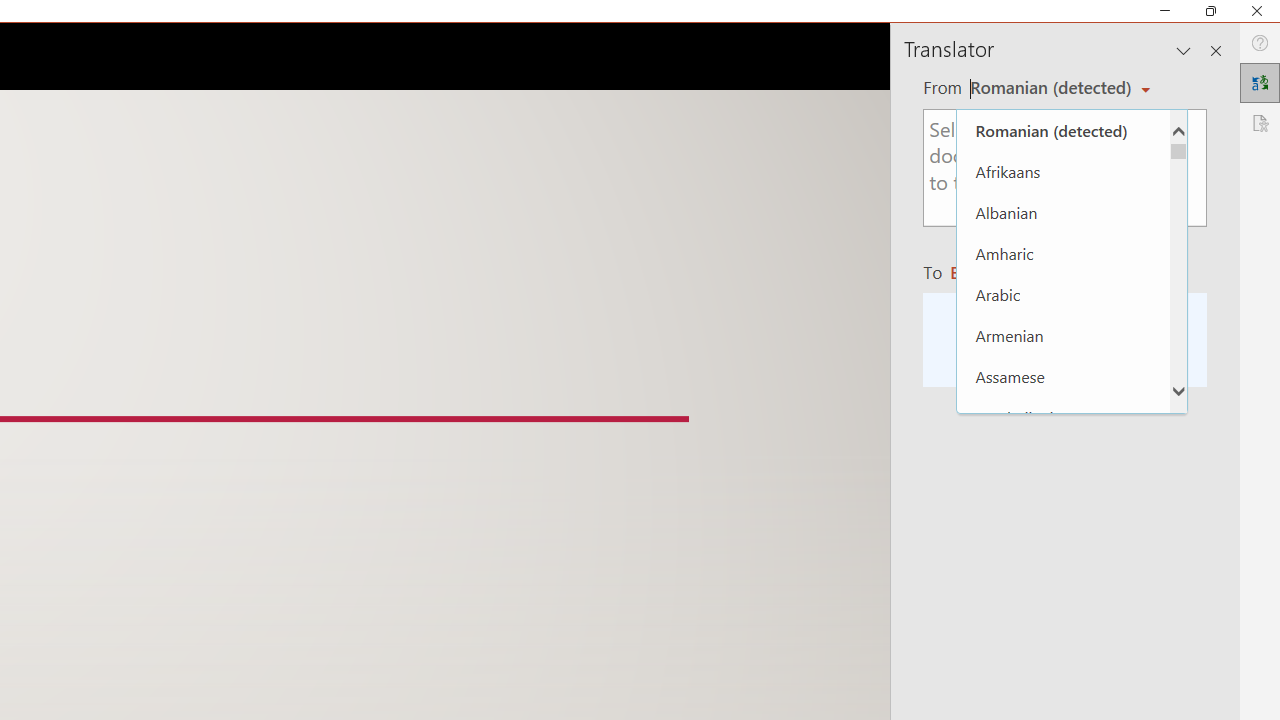  Describe the element at coordinates (1062, 252) in the screenshot. I see `'Amharic'` at that location.